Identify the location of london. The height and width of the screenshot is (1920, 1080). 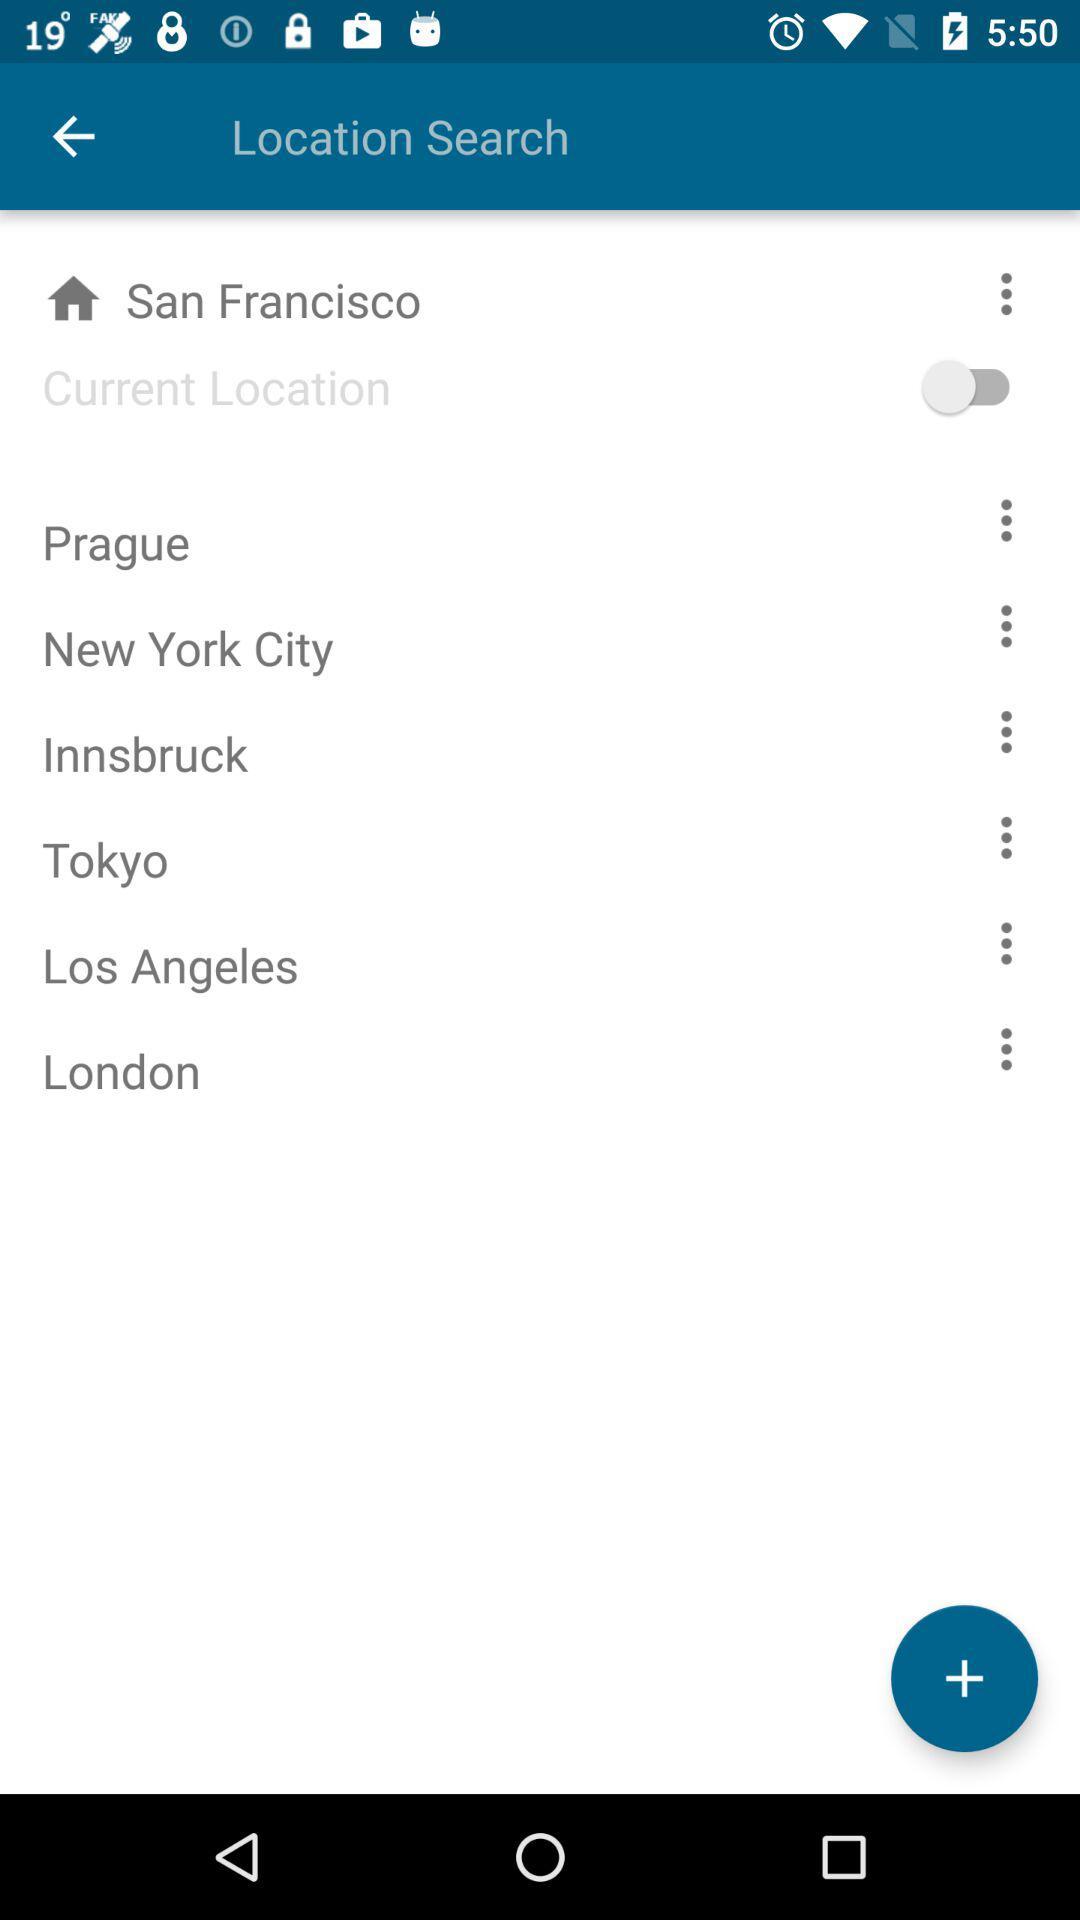
(1006, 1048).